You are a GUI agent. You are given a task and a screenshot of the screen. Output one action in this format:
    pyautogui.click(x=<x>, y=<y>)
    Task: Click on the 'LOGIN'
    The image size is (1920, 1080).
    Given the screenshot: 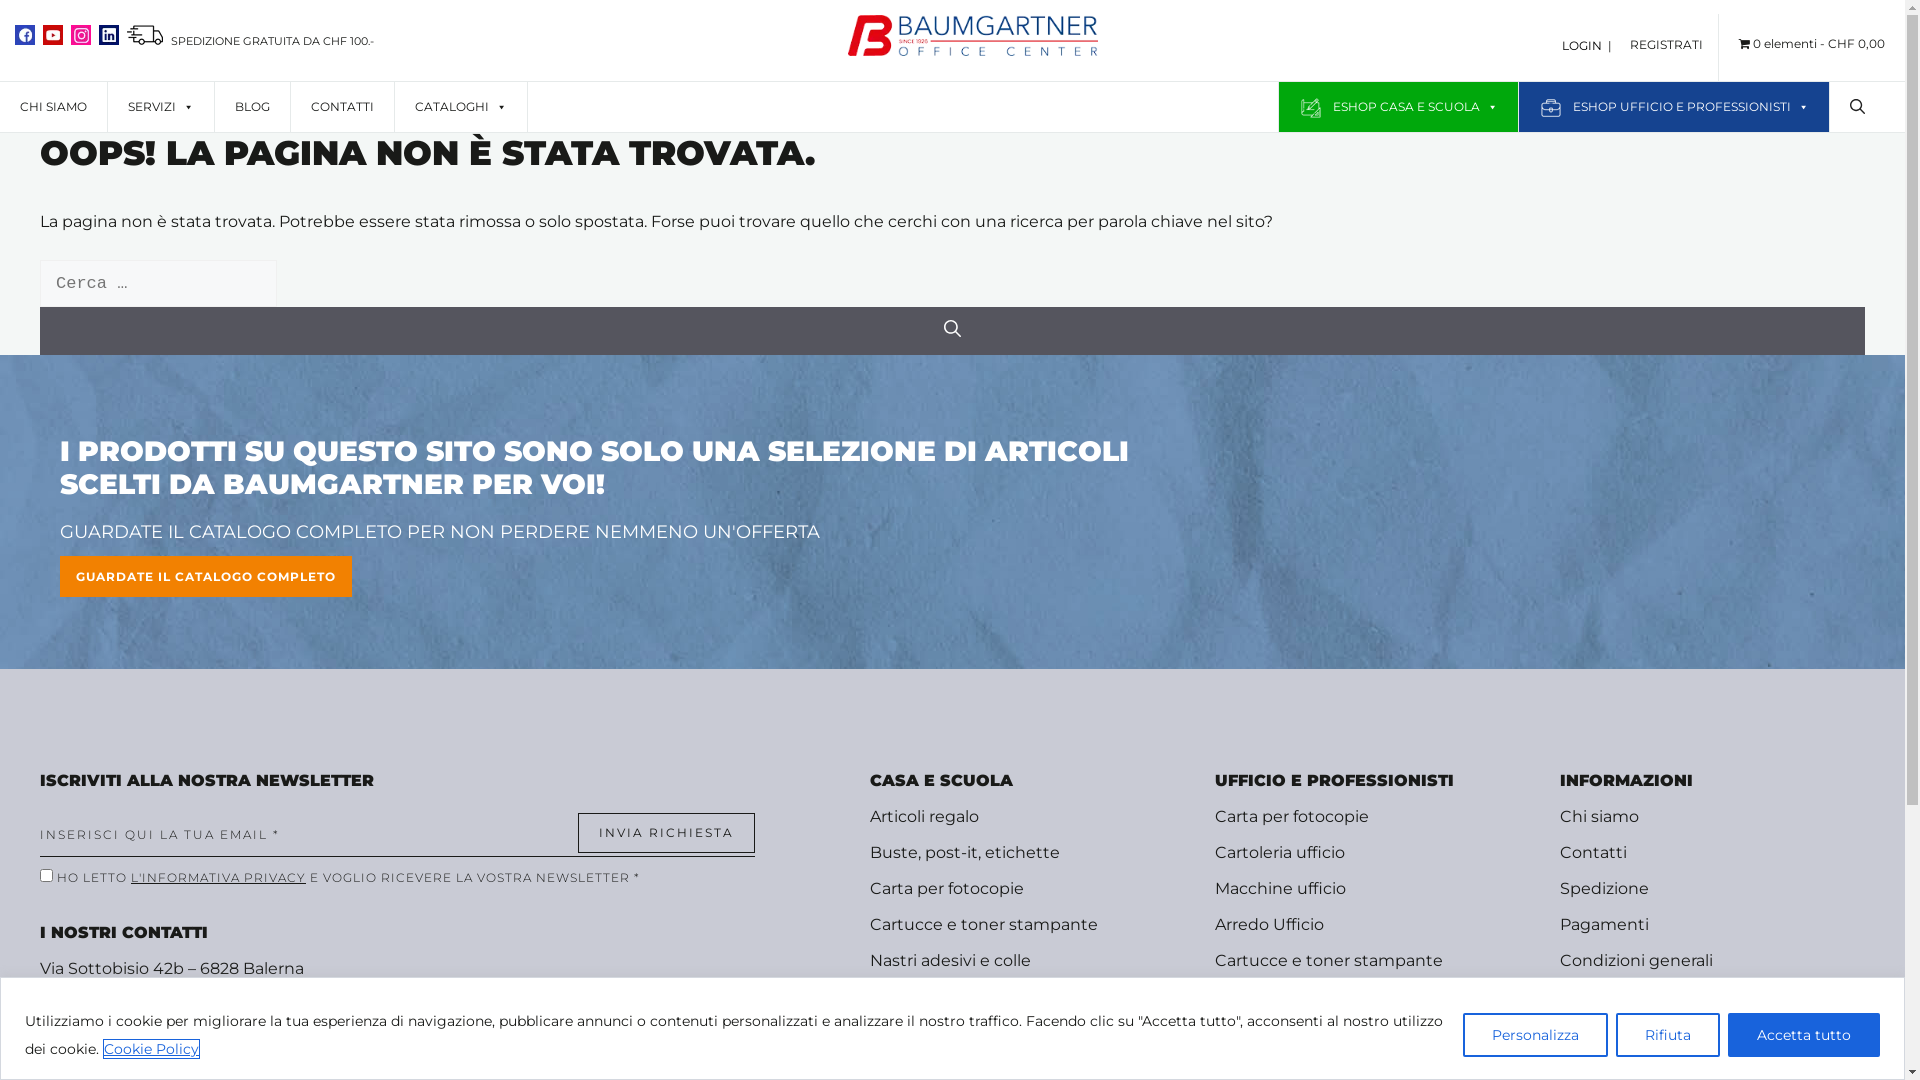 What is the action you would take?
    pyautogui.click(x=1581, y=45)
    